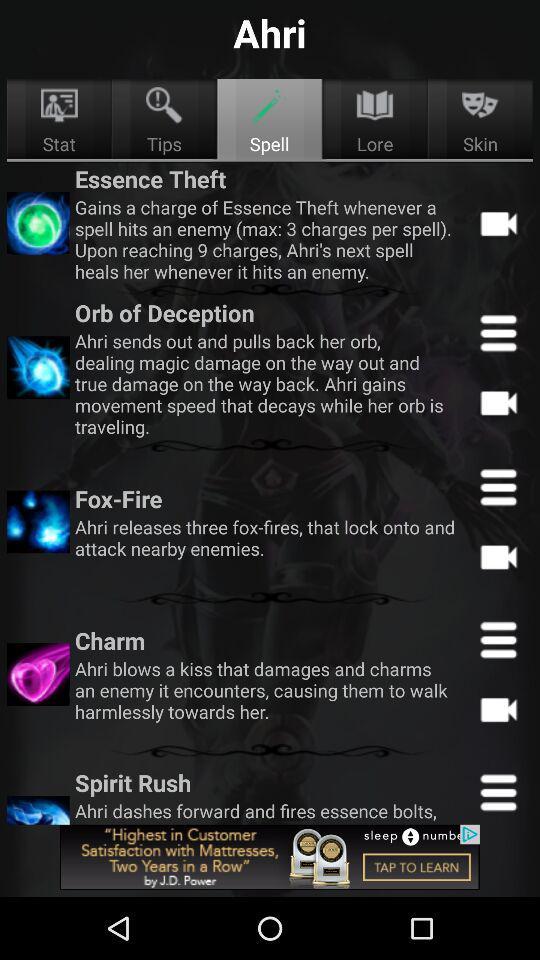 The width and height of the screenshot is (540, 960). I want to click on menu, so click(497, 638).